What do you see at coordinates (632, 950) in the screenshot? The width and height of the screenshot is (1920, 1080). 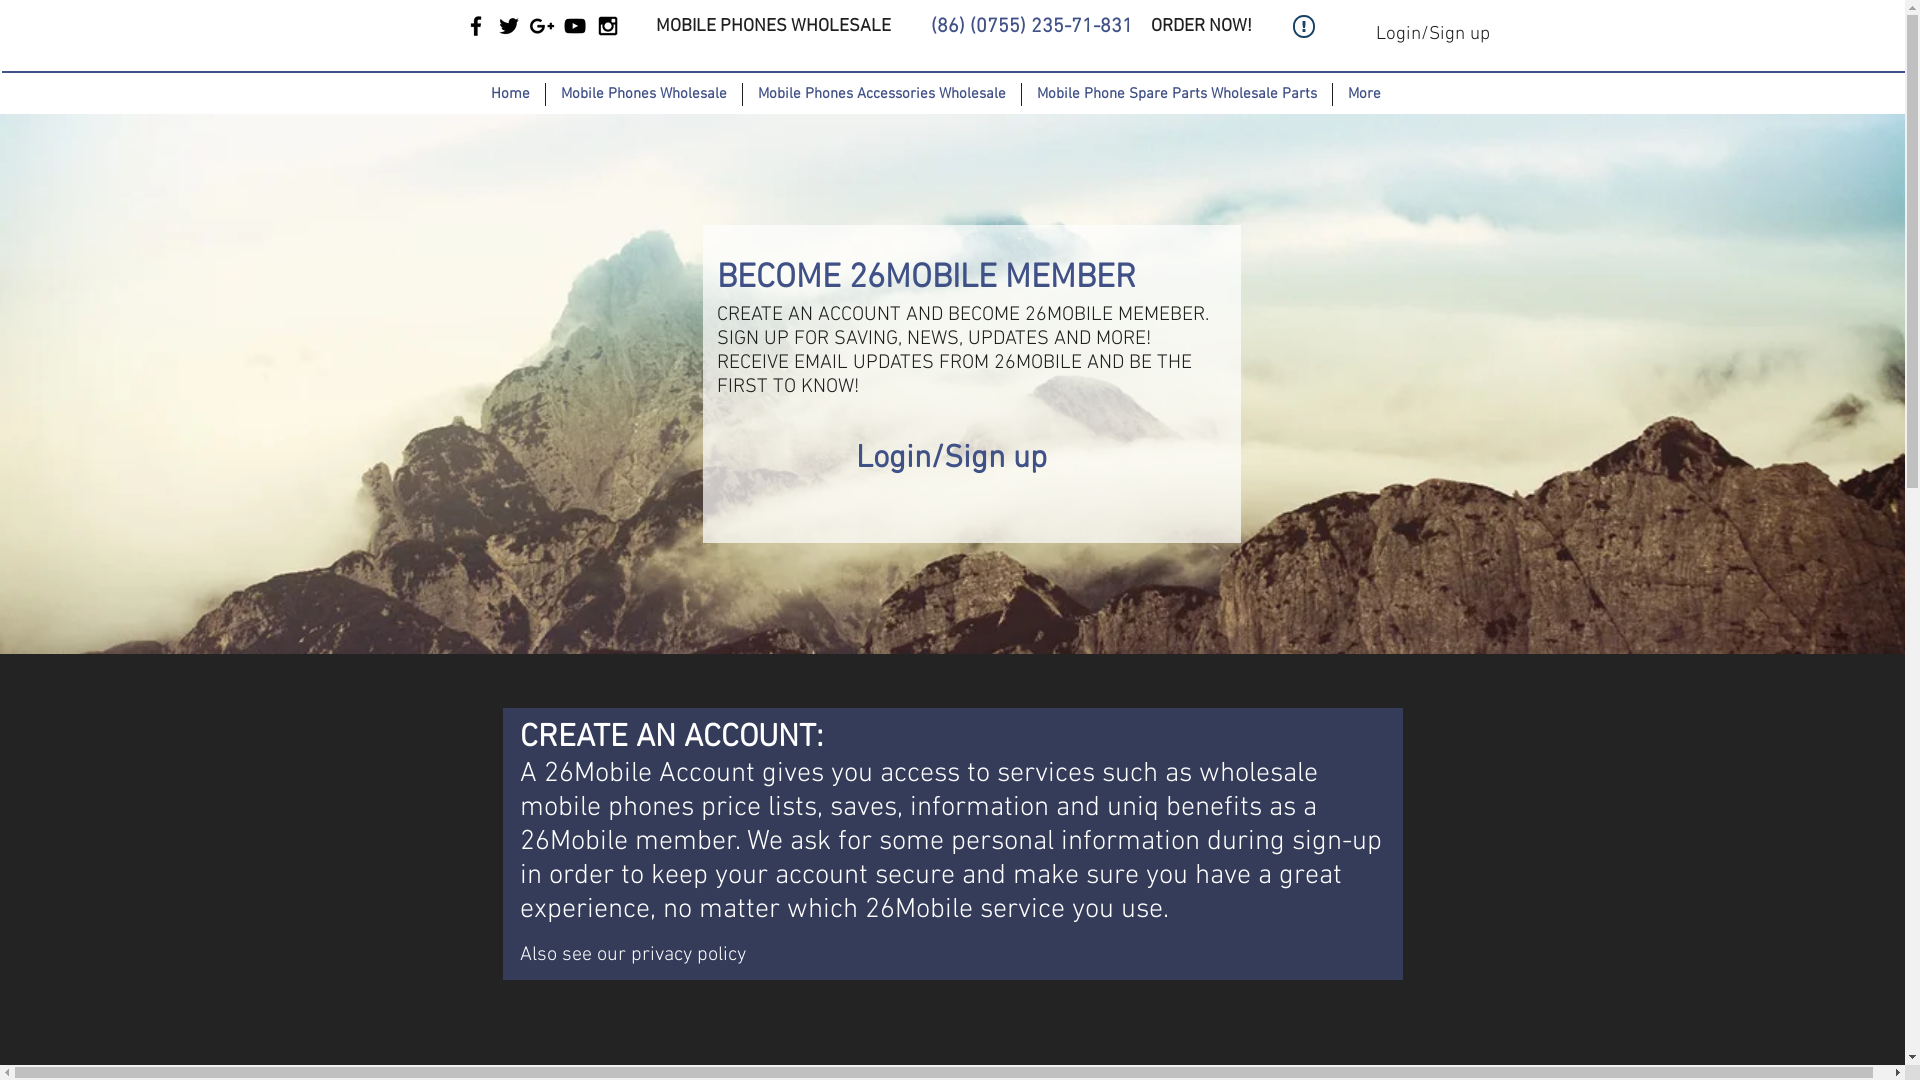 I see `'Also see our privacy policy'` at bounding box center [632, 950].